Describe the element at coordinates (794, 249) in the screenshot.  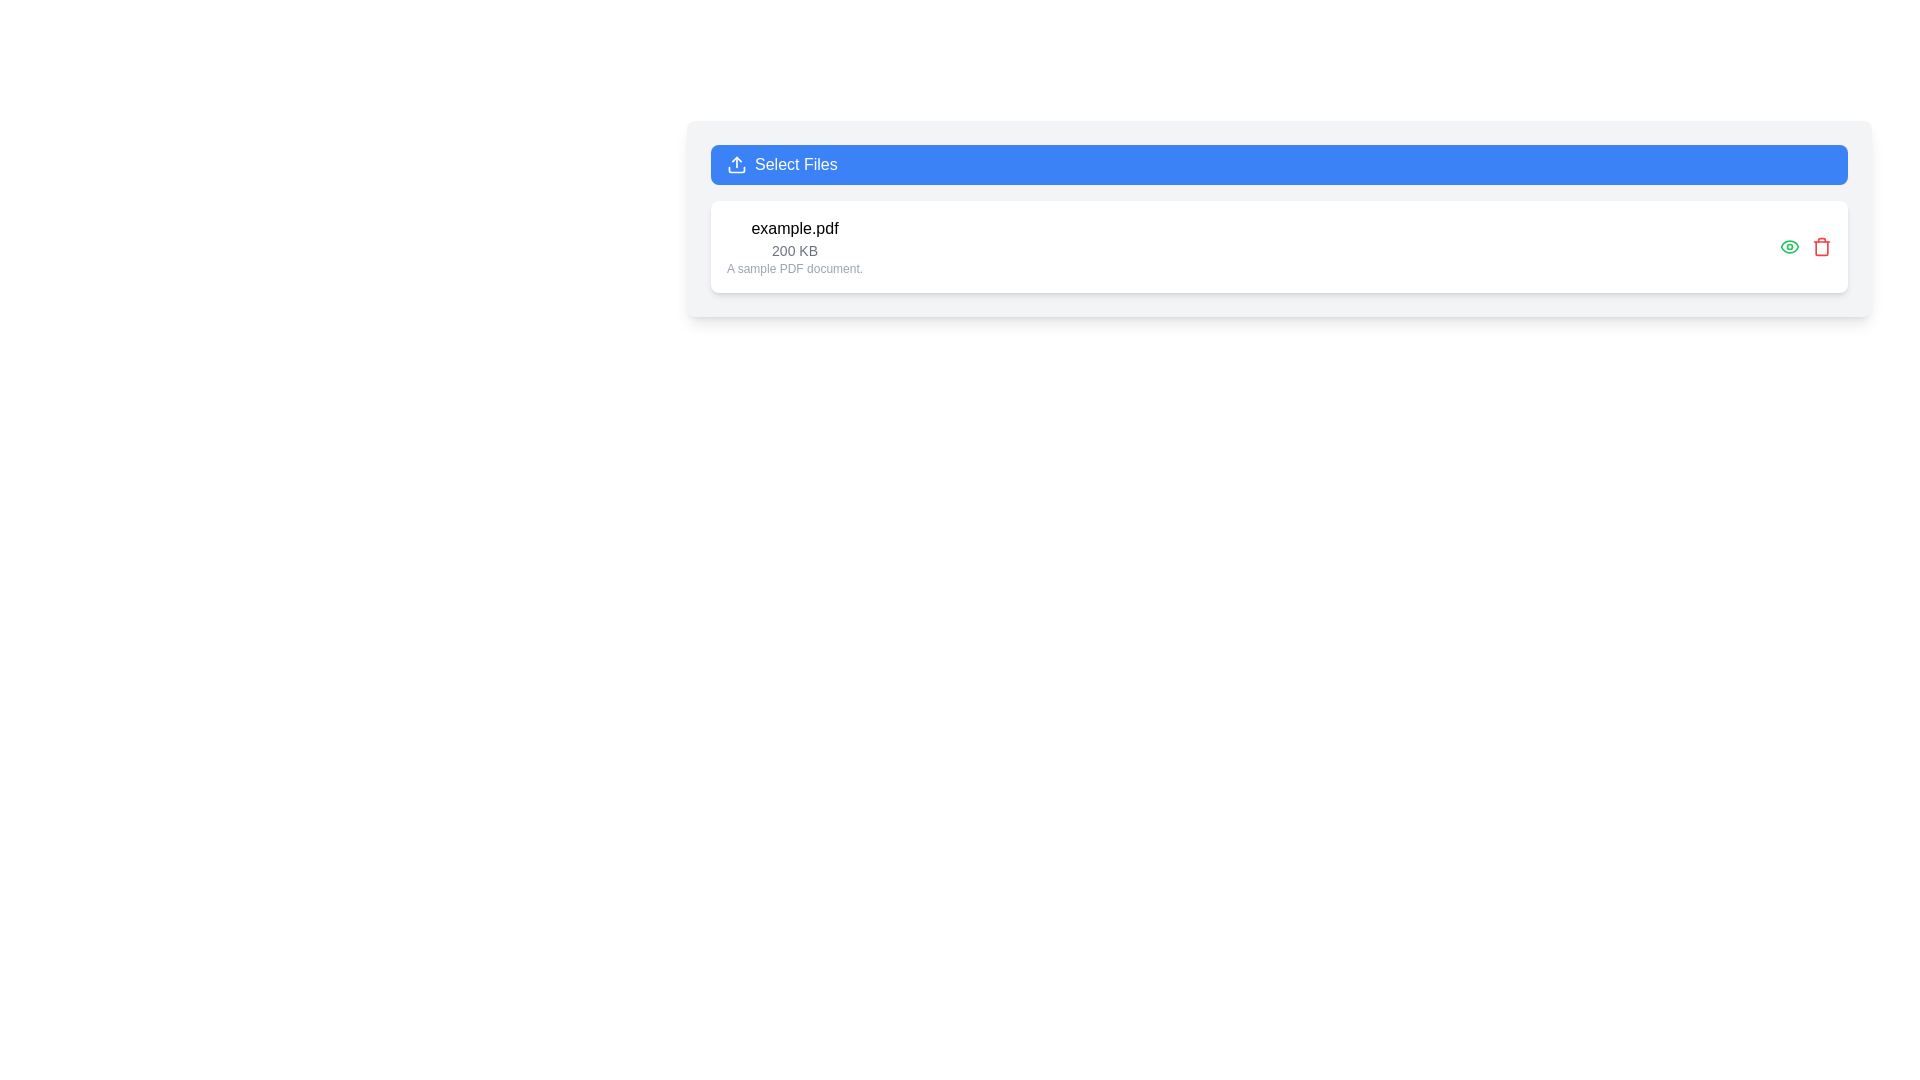
I see `text content of the Text Label that indicates the size of the file, located below 'example.pdf' and above the file description` at that location.